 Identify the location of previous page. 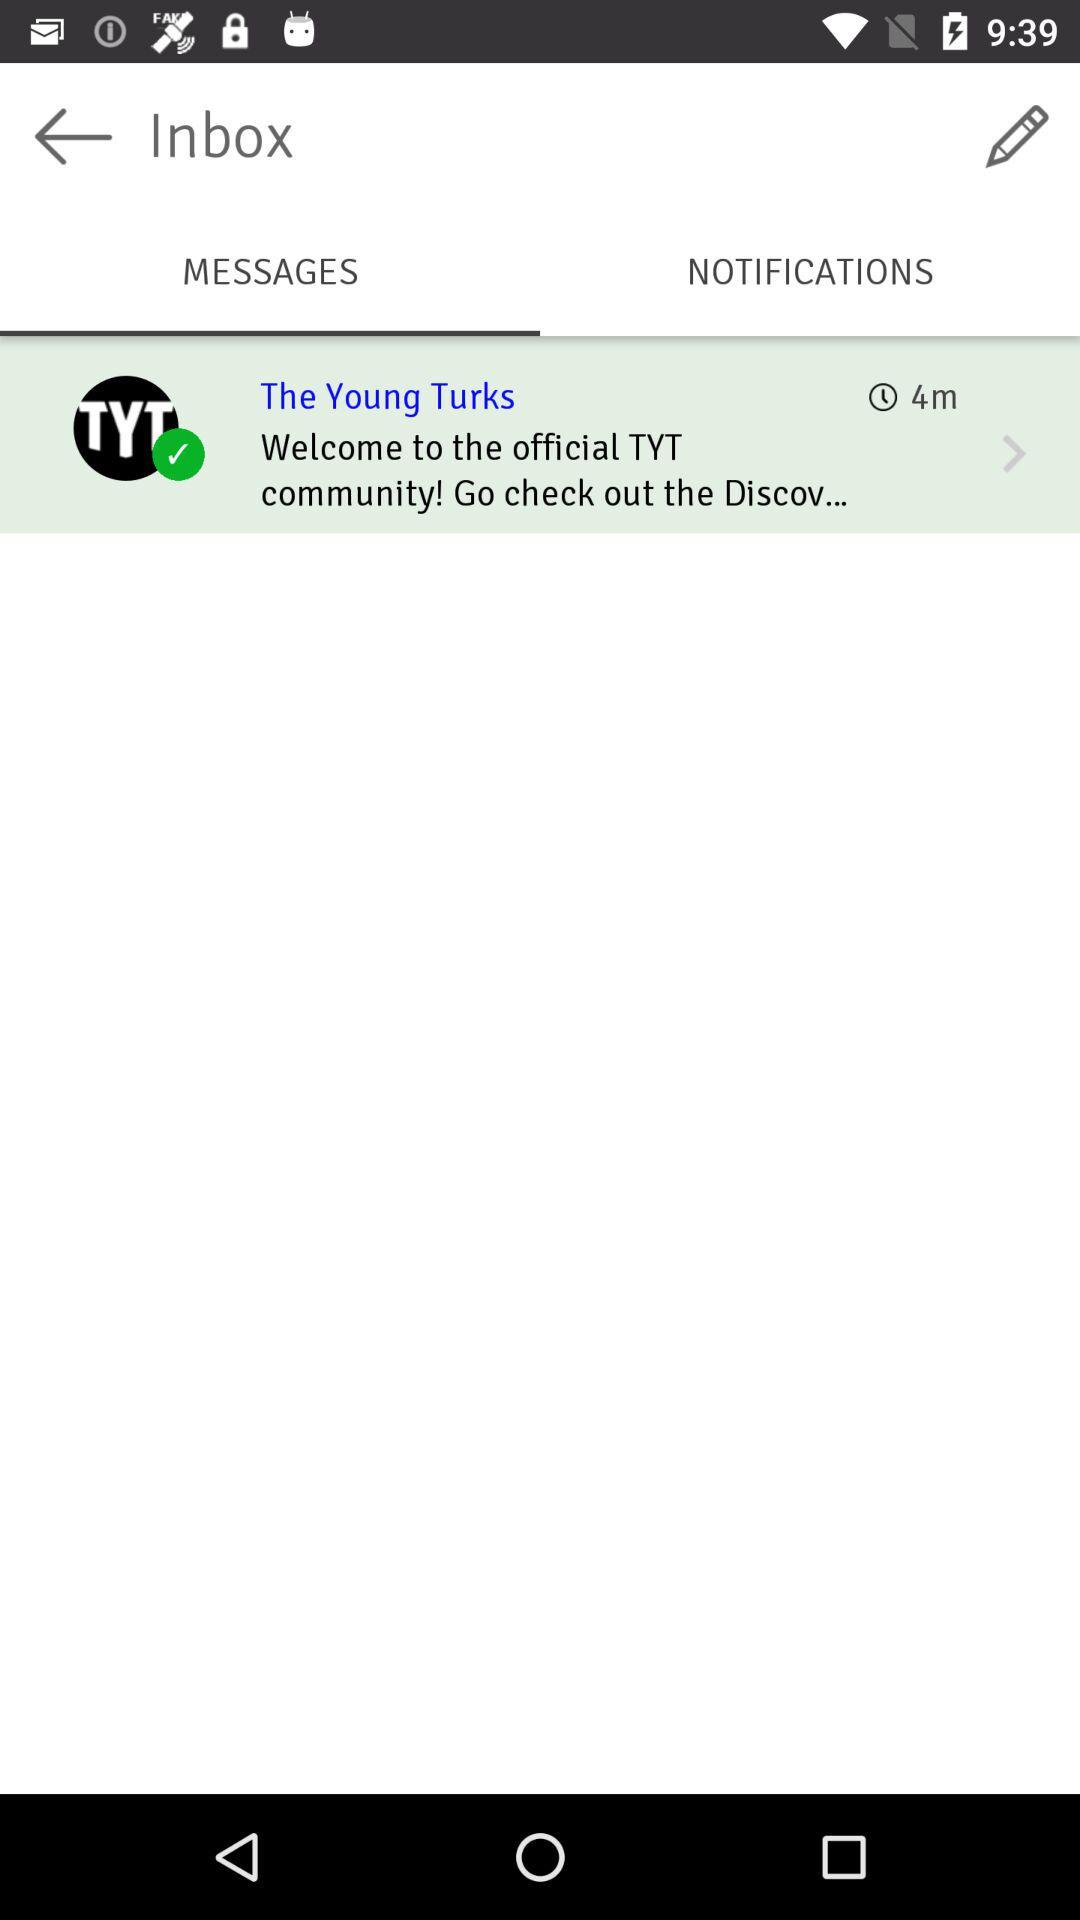
(72, 135).